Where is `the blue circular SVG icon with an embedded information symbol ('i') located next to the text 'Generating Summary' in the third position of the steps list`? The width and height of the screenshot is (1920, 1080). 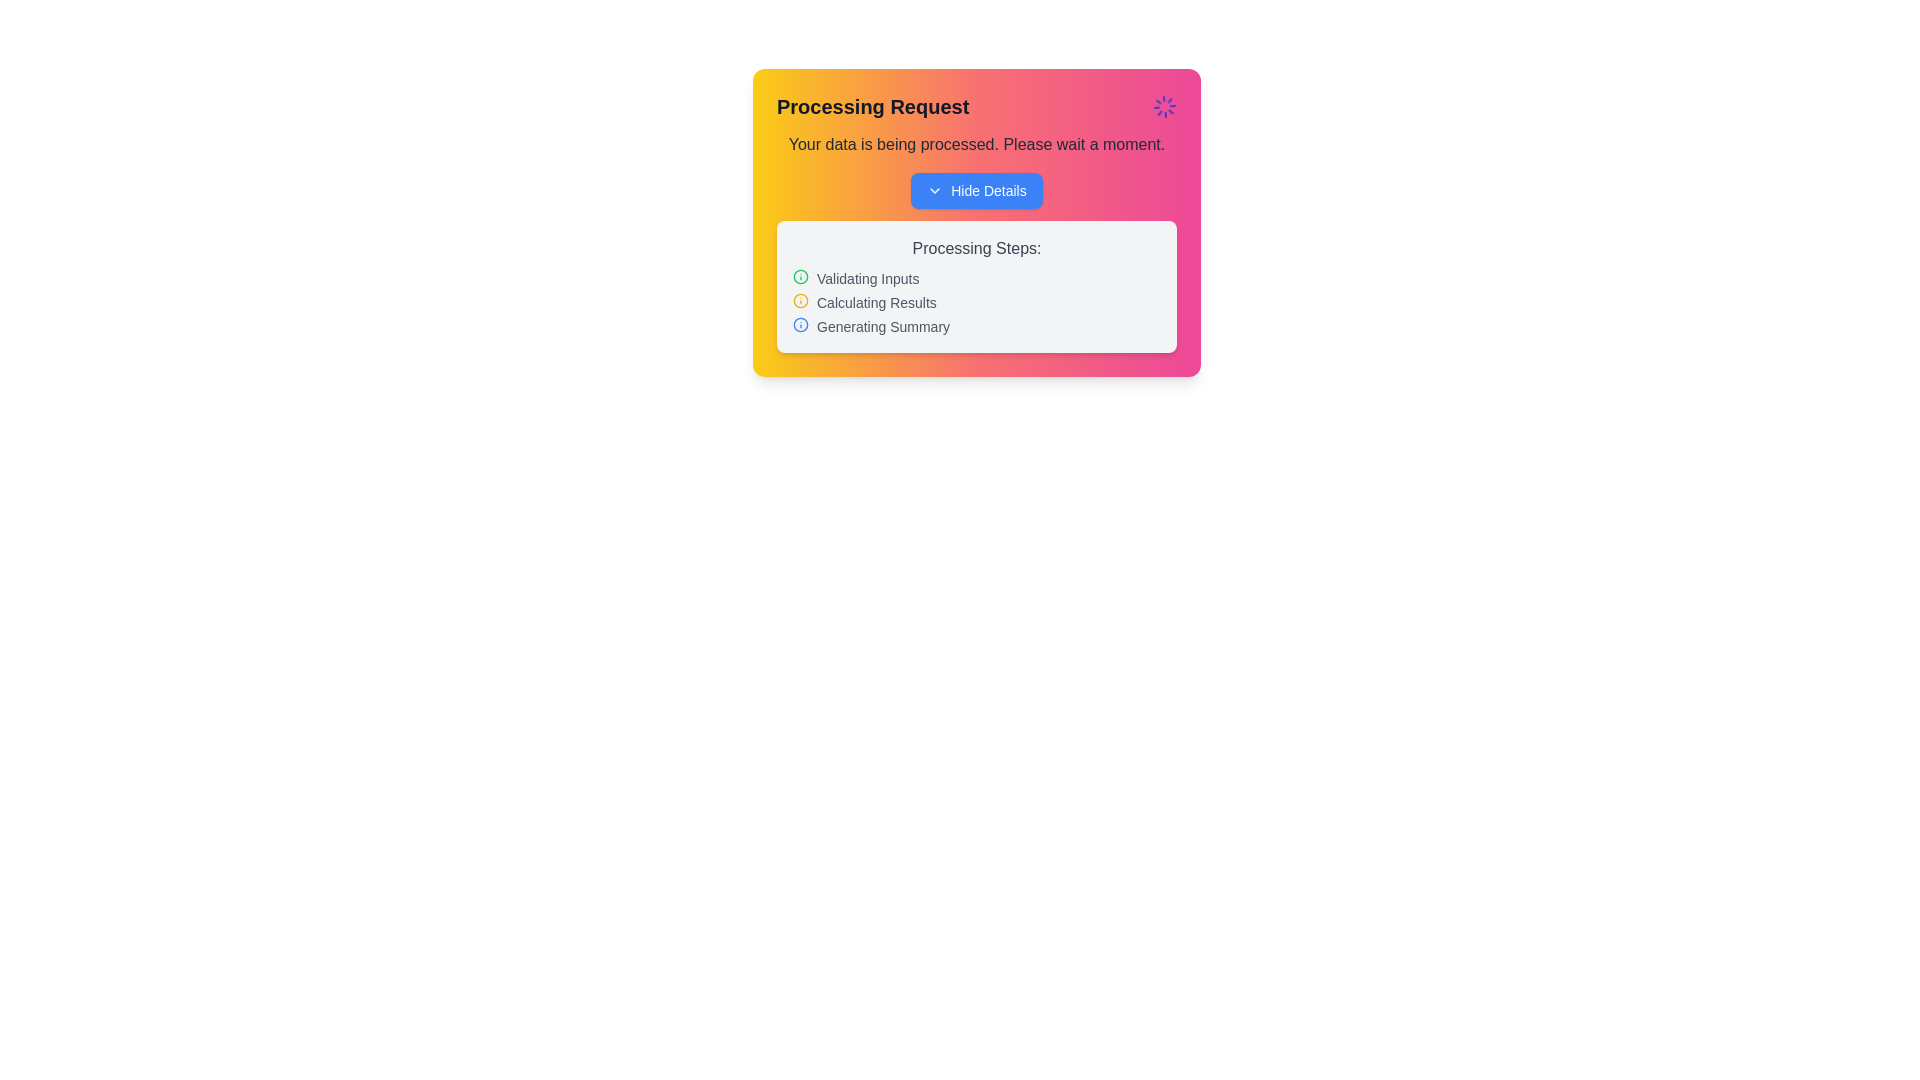
the blue circular SVG icon with an embedded information symbol ('i') located next to the text 'Generating Summary' in the third position of the steps list is located at coordinates (801, 323).